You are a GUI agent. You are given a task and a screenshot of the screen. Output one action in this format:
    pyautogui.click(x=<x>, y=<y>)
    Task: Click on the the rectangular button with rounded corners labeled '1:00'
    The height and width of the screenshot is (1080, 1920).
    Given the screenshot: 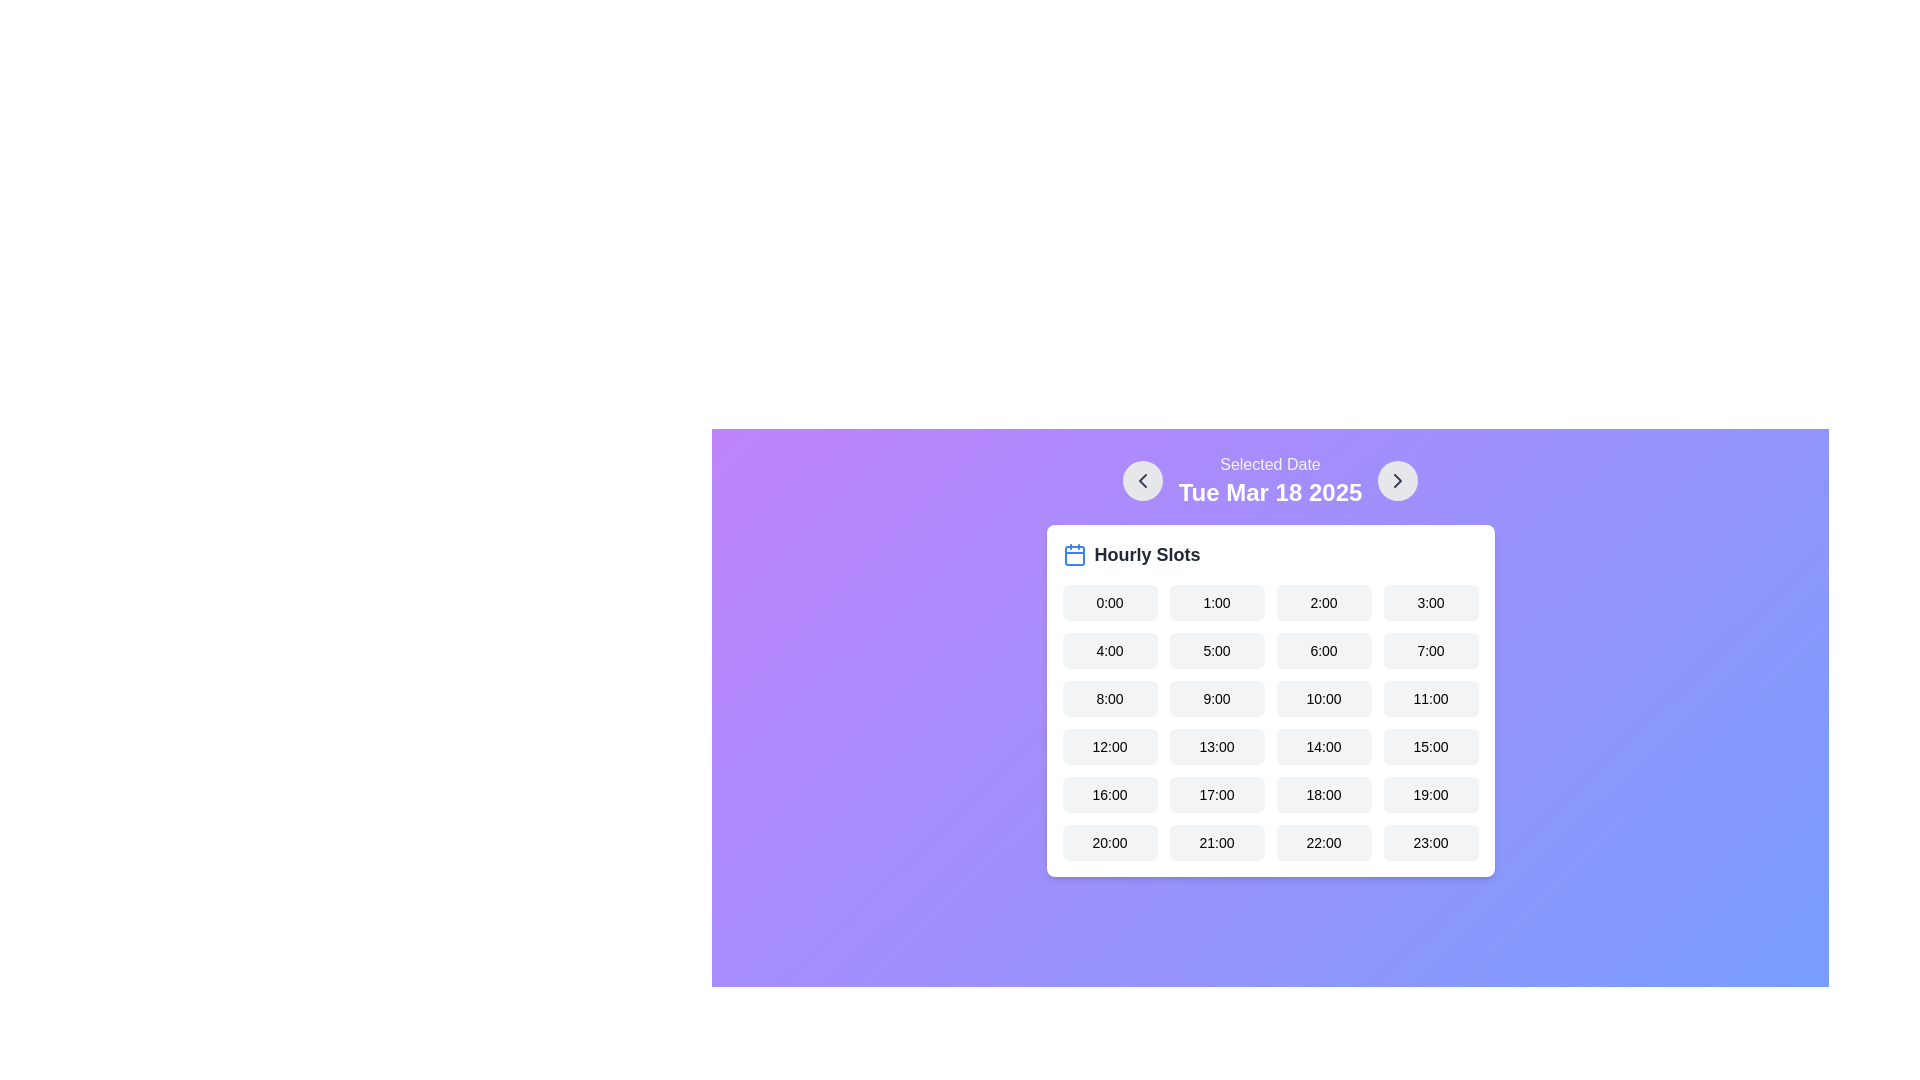 What is the action you would take?
    pyautogui.click(x=1216, y=601)
    